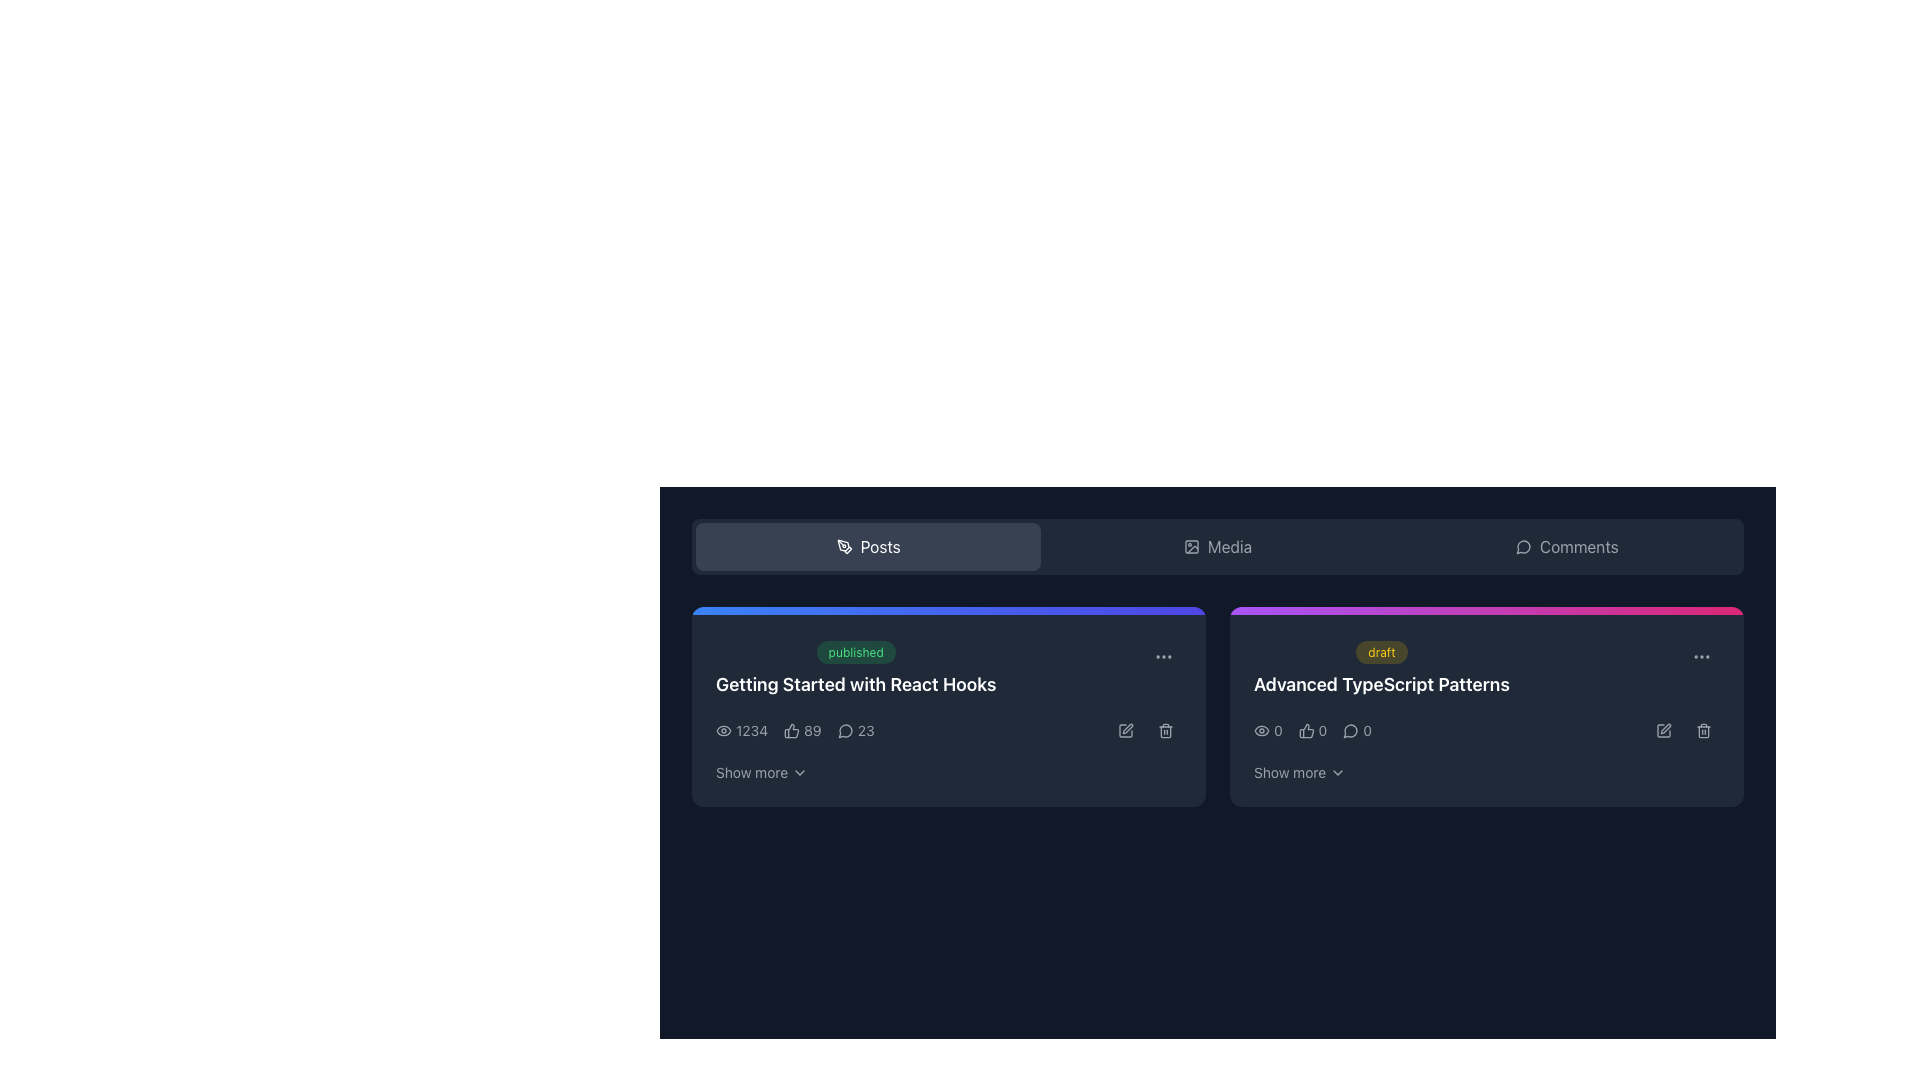  Describe the element at coordinates (1267, 731) in the screenshot. I see `the view counter with an eye-shaped icon displaying '0' located in the bottom left area of the card titled 'Advanced TypeScript Patterns'` at that location.